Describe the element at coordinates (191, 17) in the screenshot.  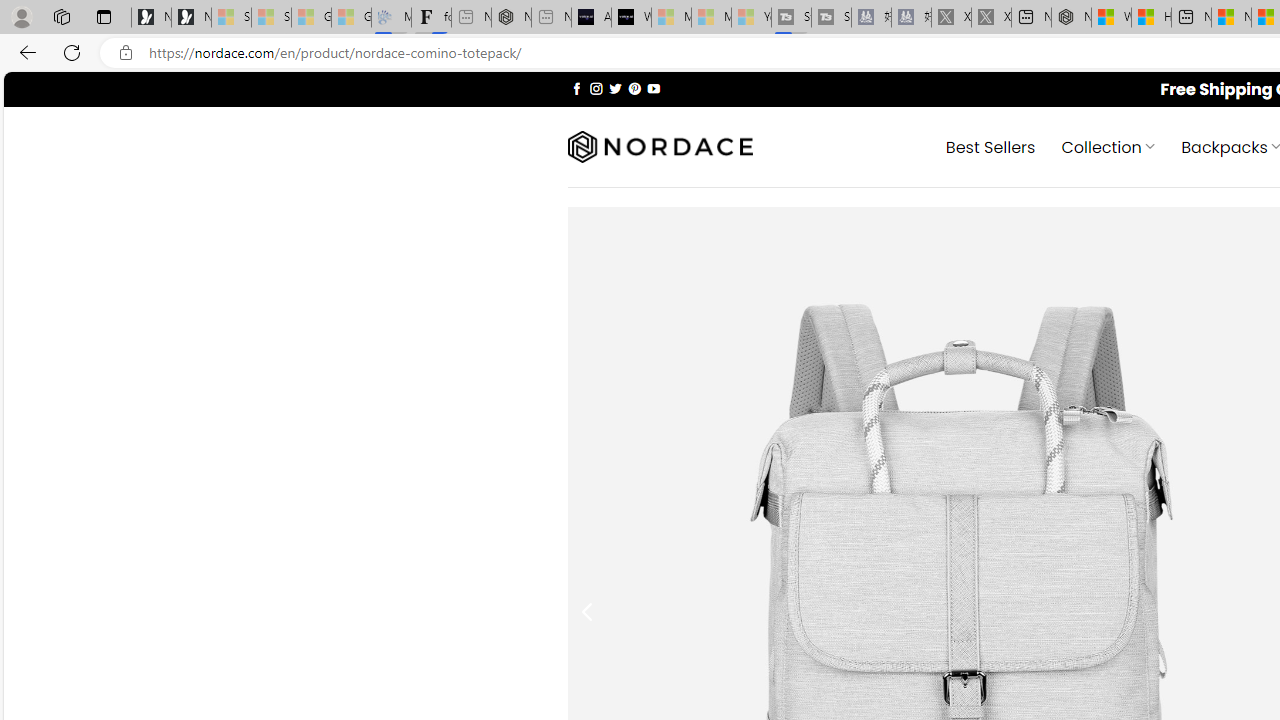
I see `'Newsletter Sign Up'` at that location.